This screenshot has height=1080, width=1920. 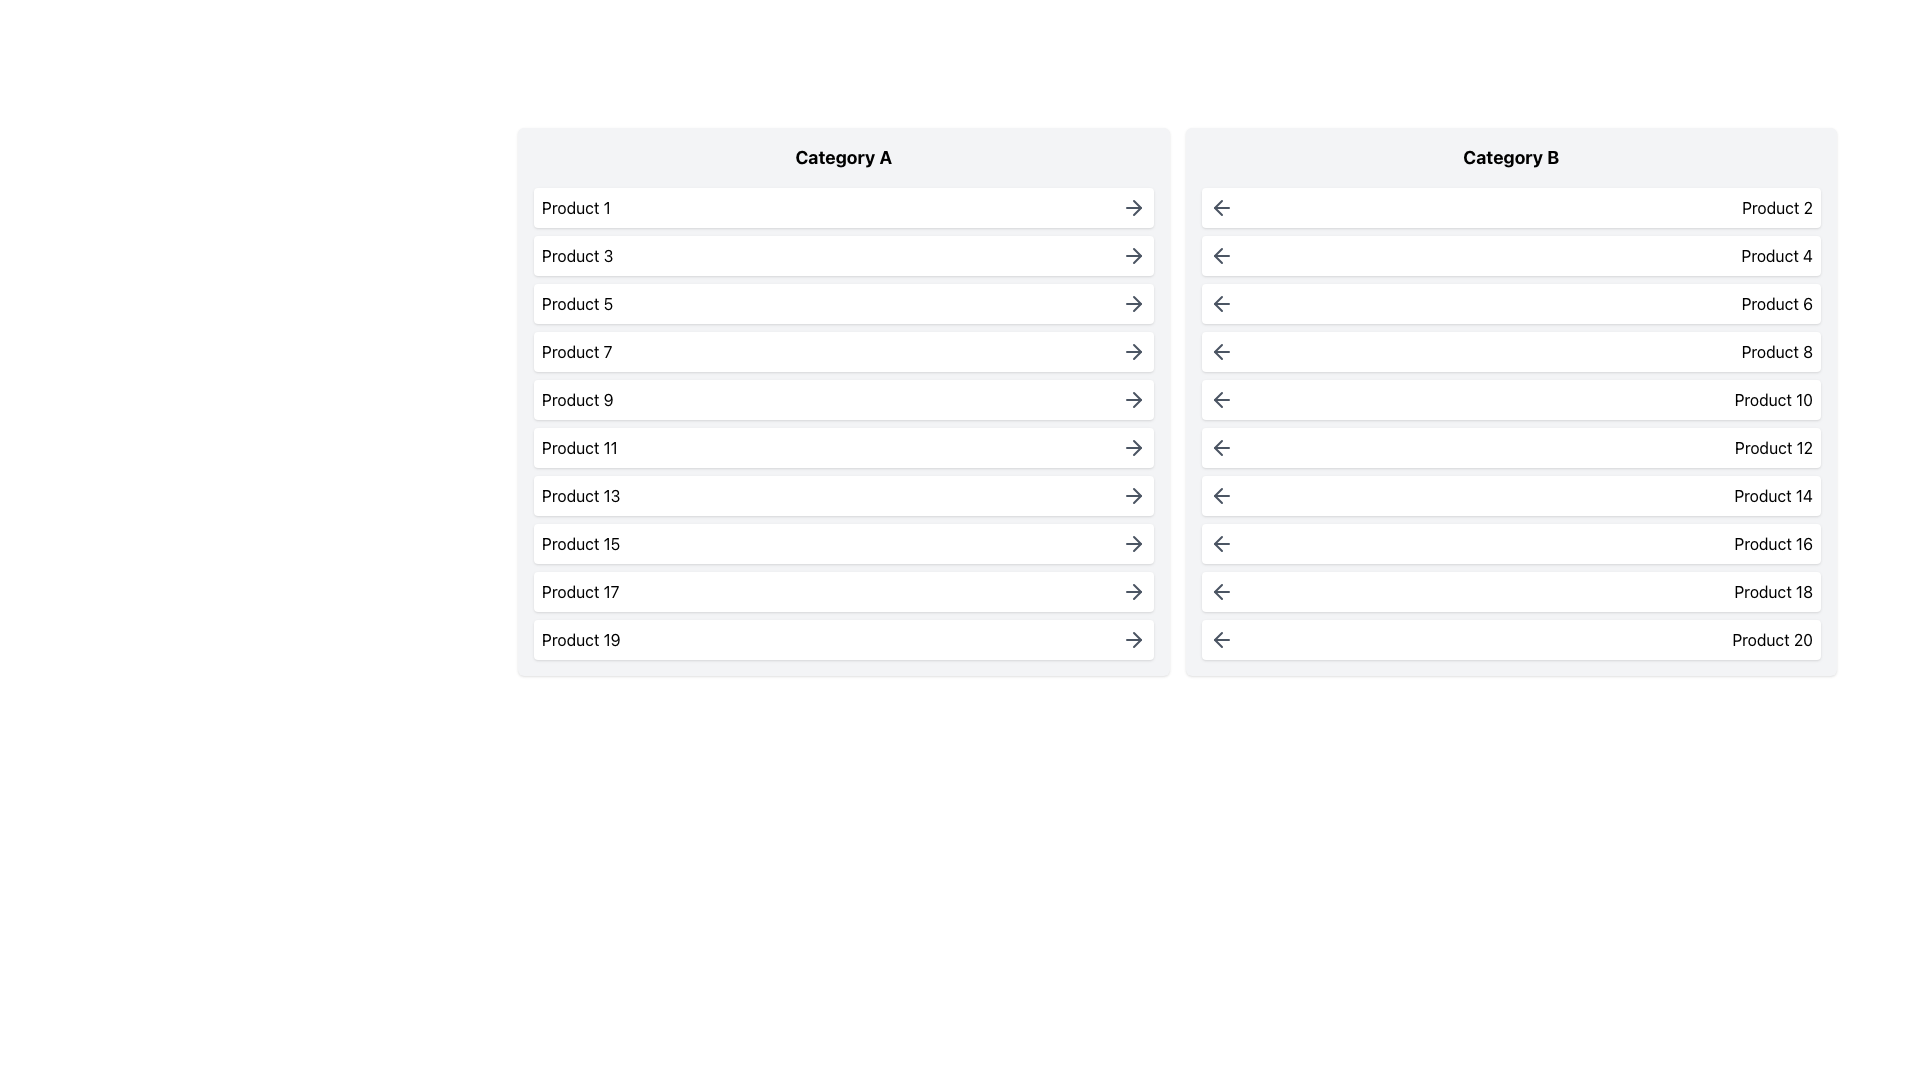 What do you see at coordinates (1220, 208) in the screenshot?
I see `the left-pointing arrow button located at the beginning of the 'Product 2' row under the 'Category B' column to trigger the color change effect` at bounding box center [1220, 208].